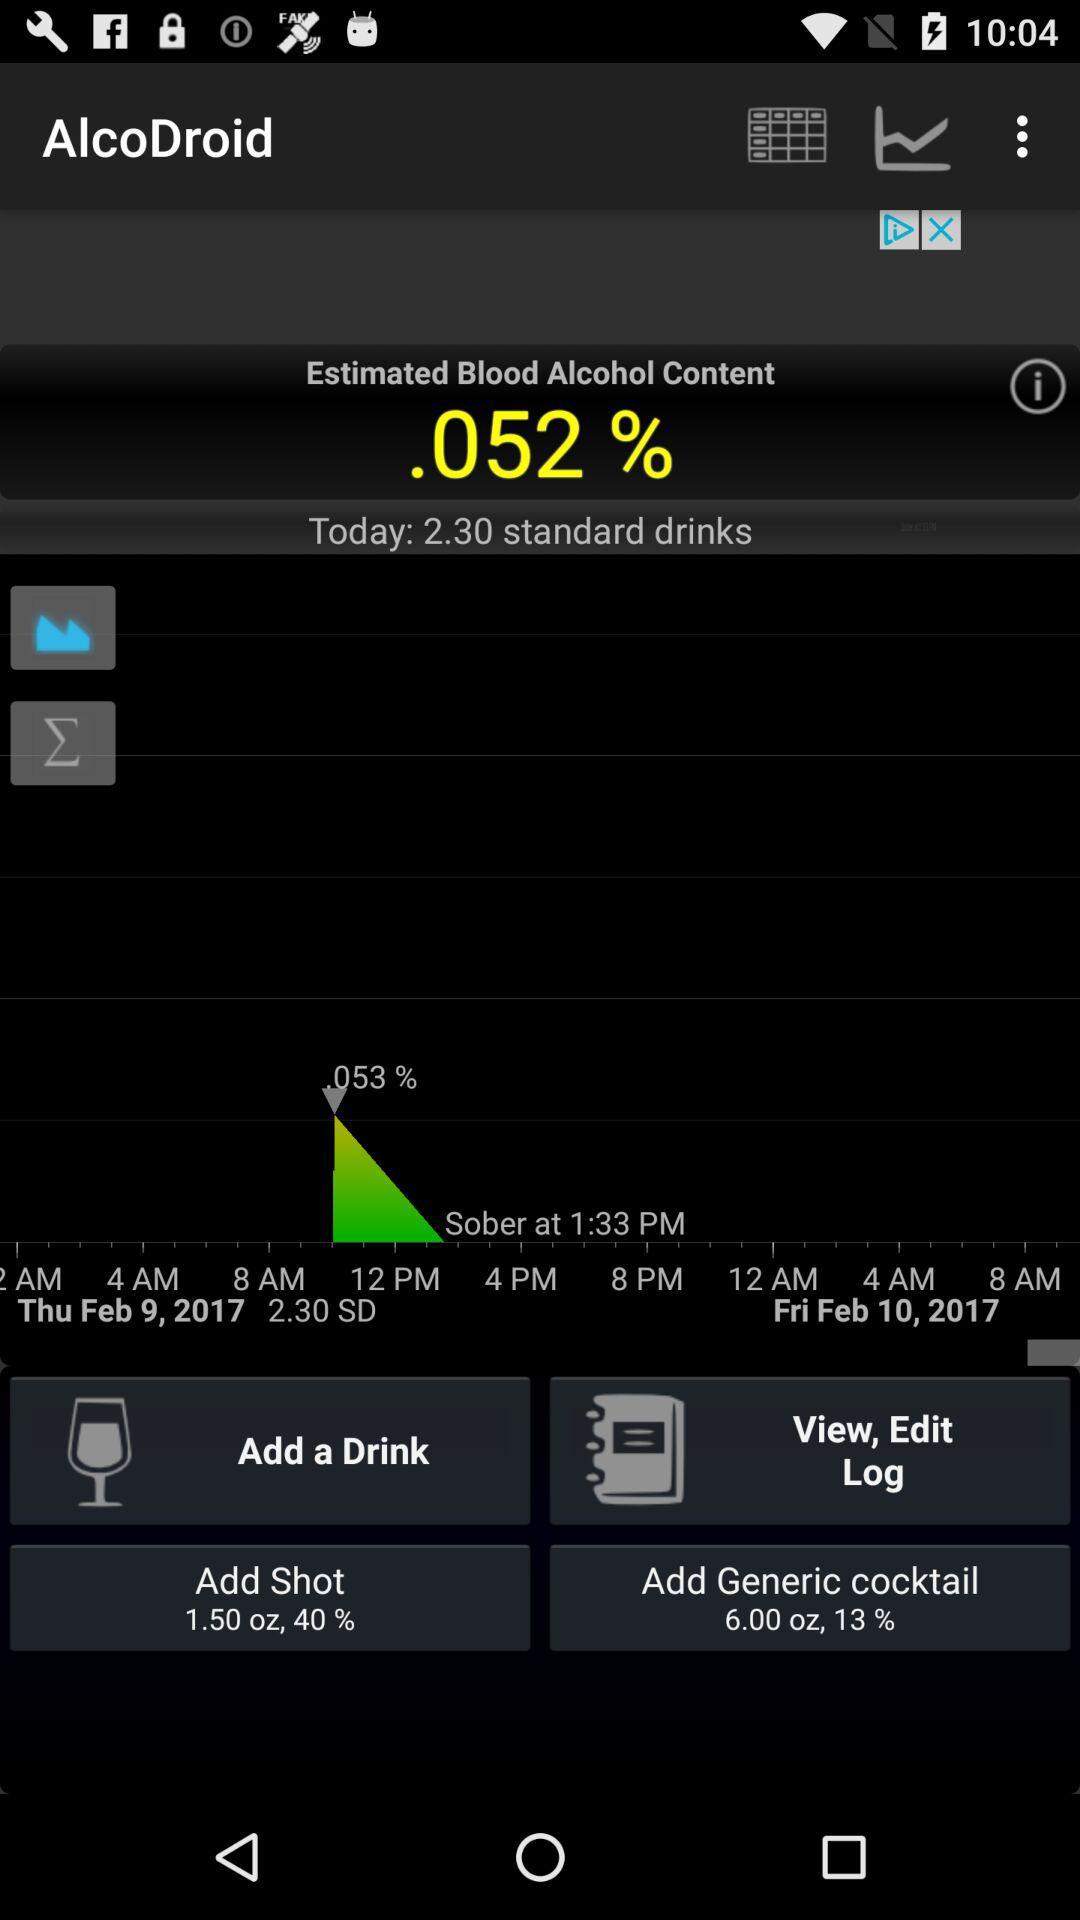  What do you see at coordinates (911, 136) in the screenshot?
I see `the button left to menu button` at bounding box center [911, 136].